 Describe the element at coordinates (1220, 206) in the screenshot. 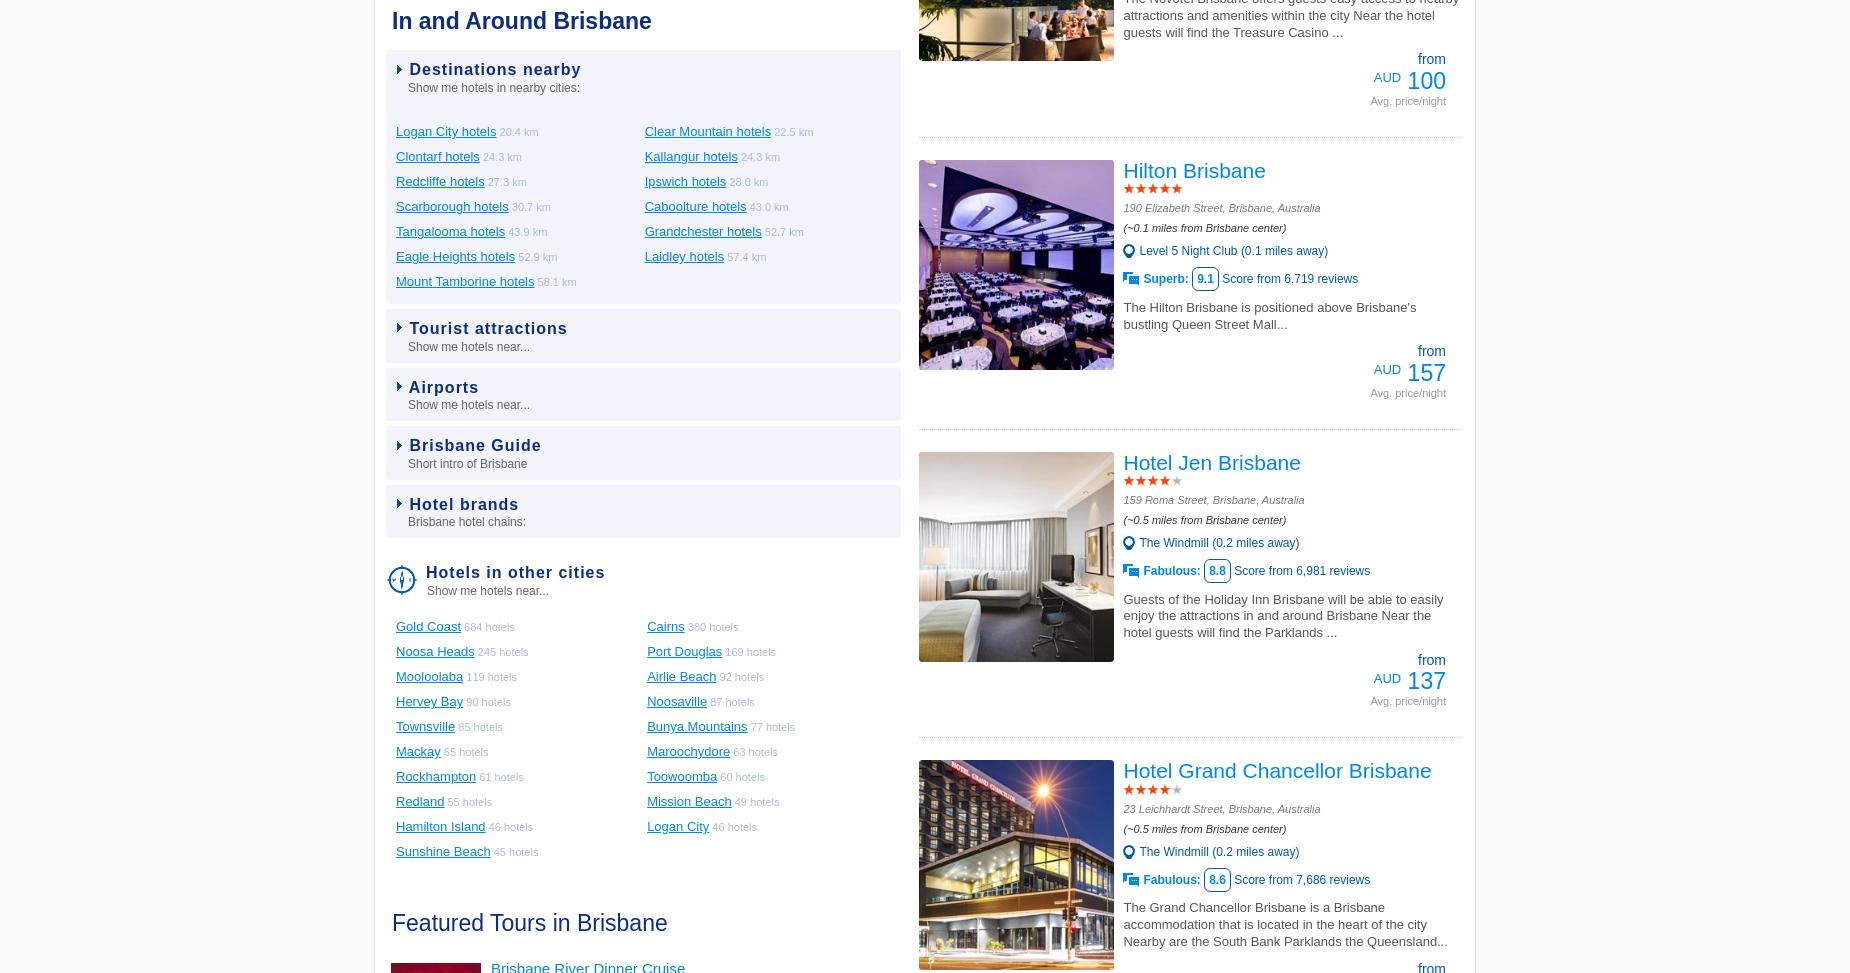

I see `'190 Elizabeth Street, Brisbane, Australia'` at that location.